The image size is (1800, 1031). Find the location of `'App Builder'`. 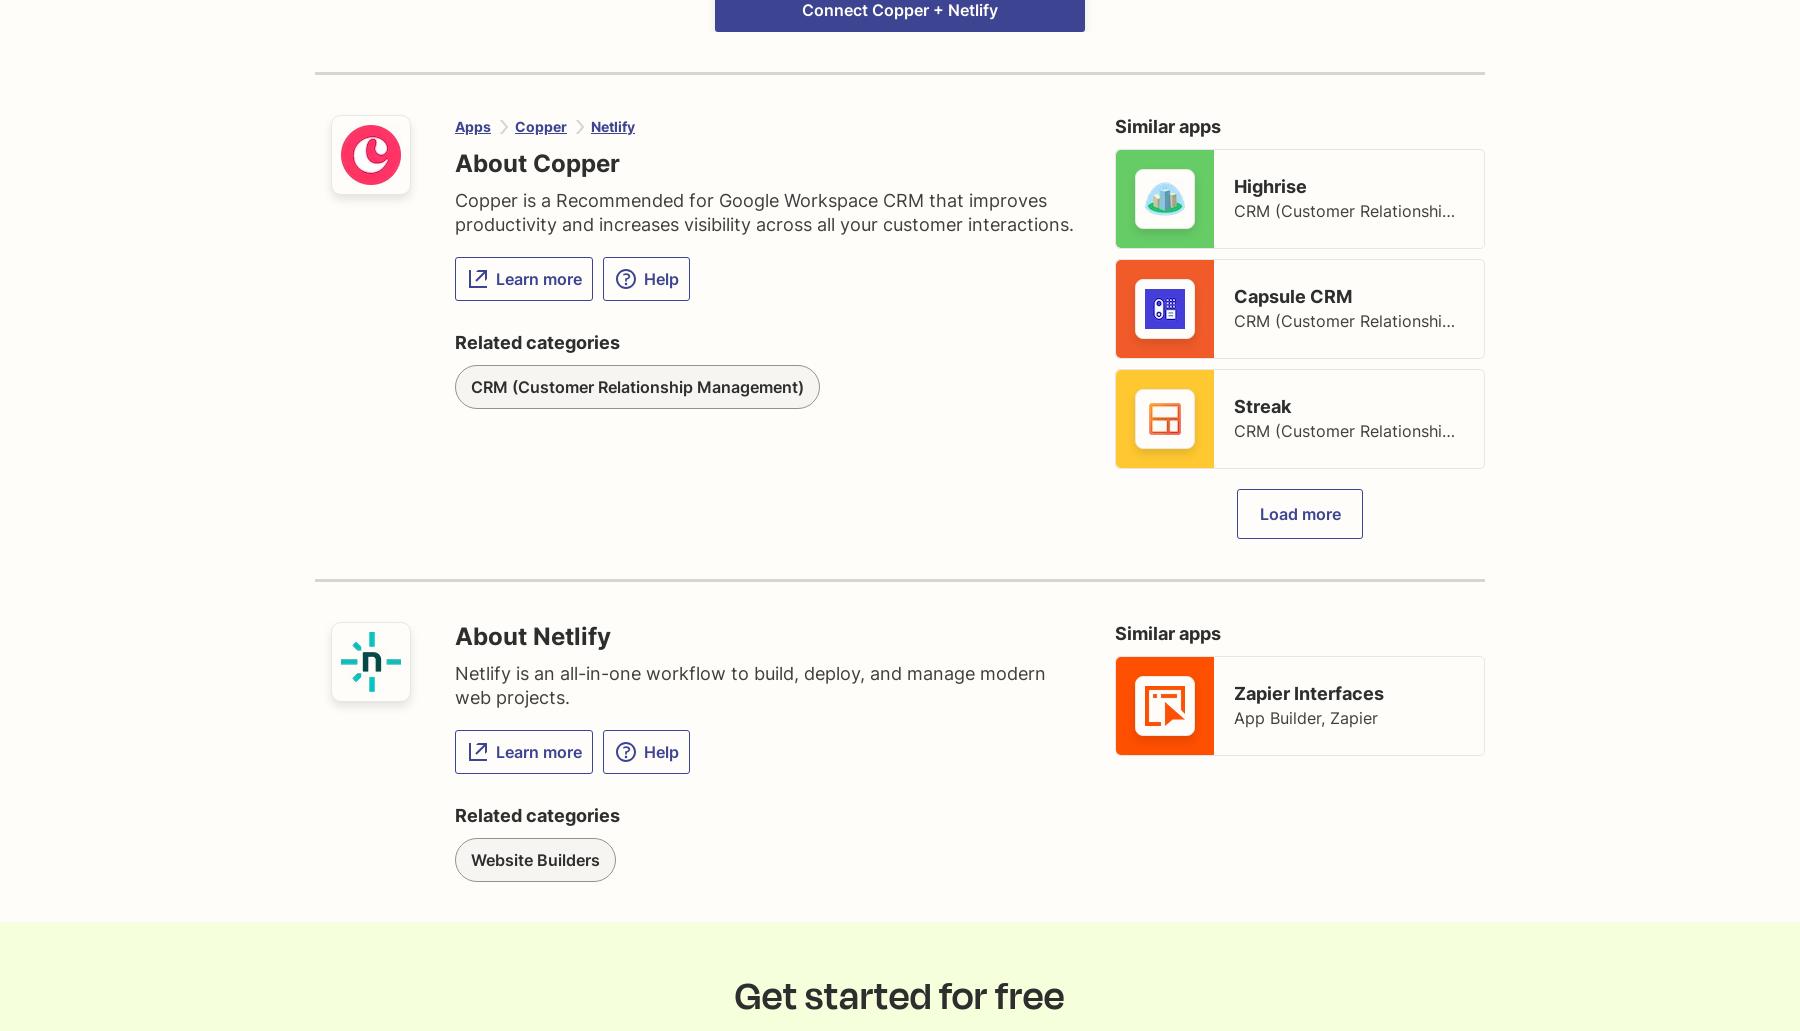

'App Builder' is located at coordinates (1277, 717).